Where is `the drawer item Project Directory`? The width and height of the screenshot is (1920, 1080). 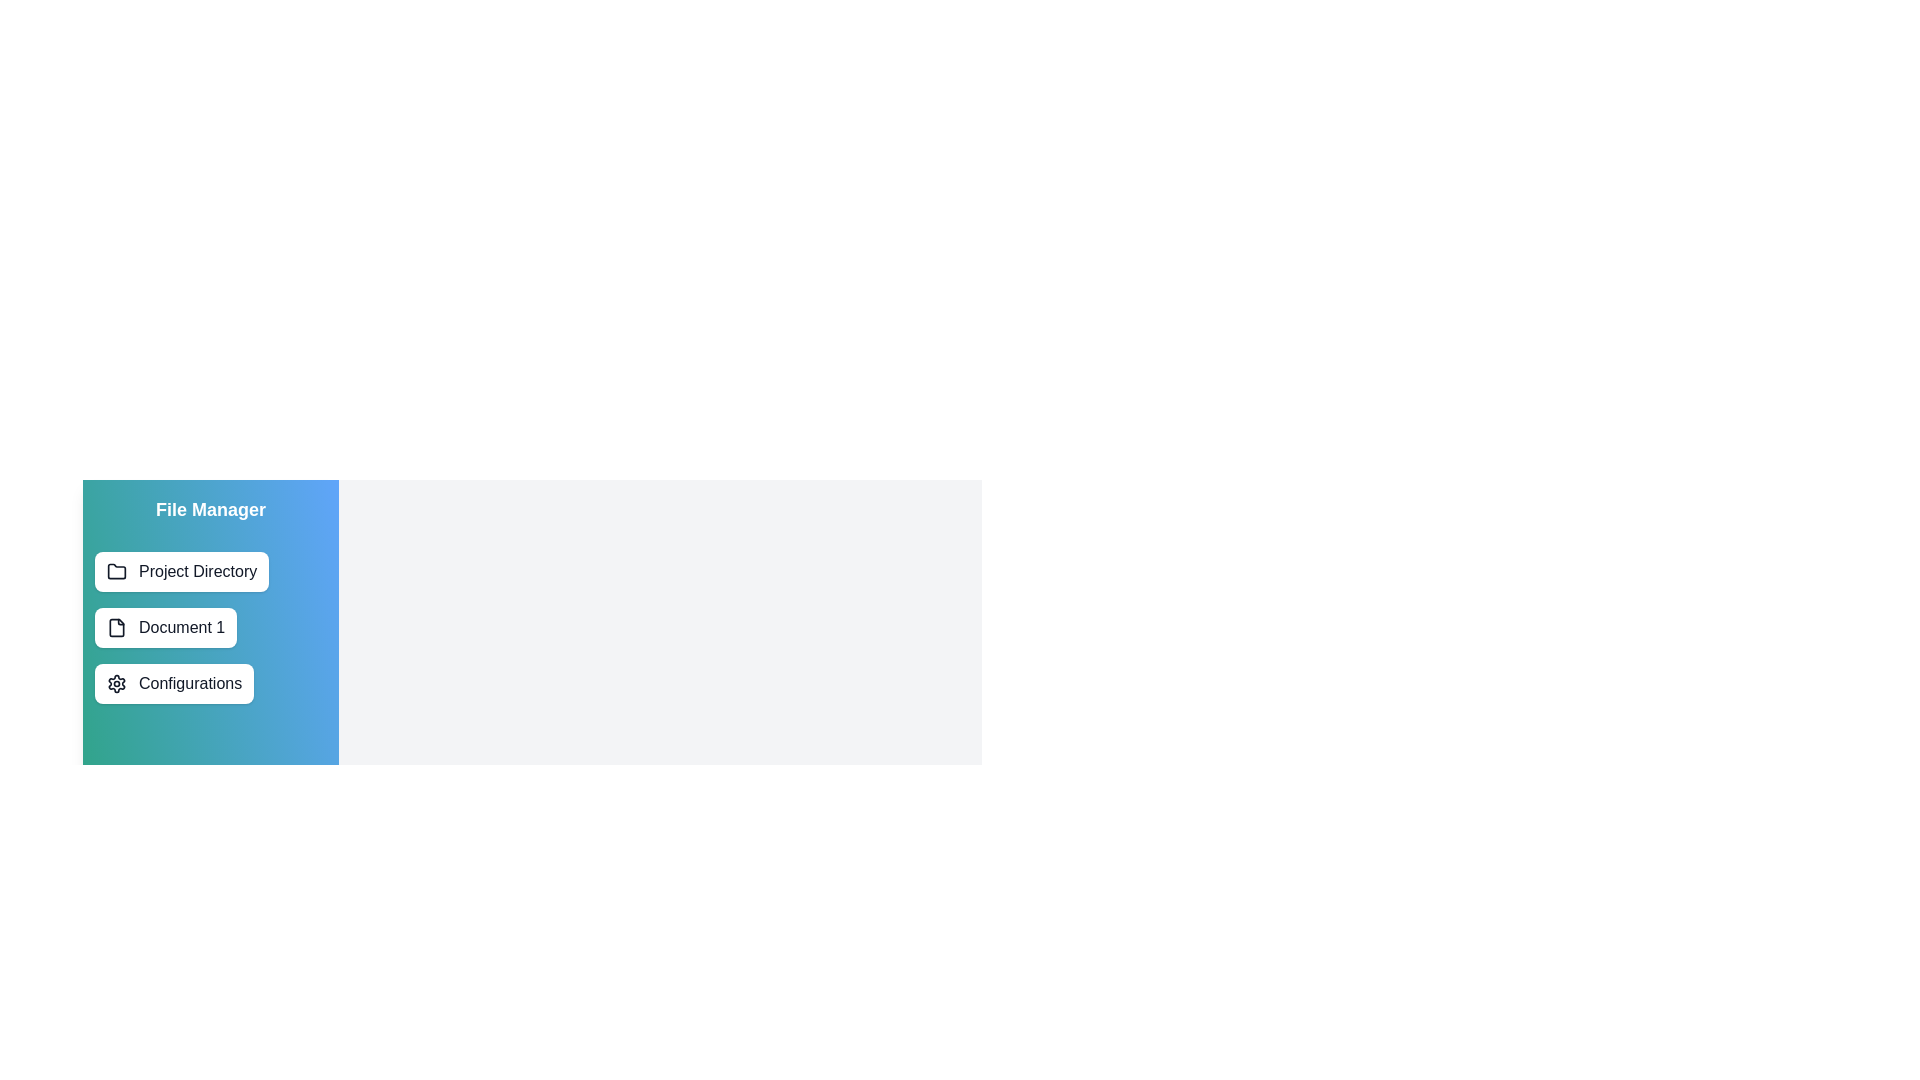 the drawer item Project Directory is located at coordinates (182, 571).